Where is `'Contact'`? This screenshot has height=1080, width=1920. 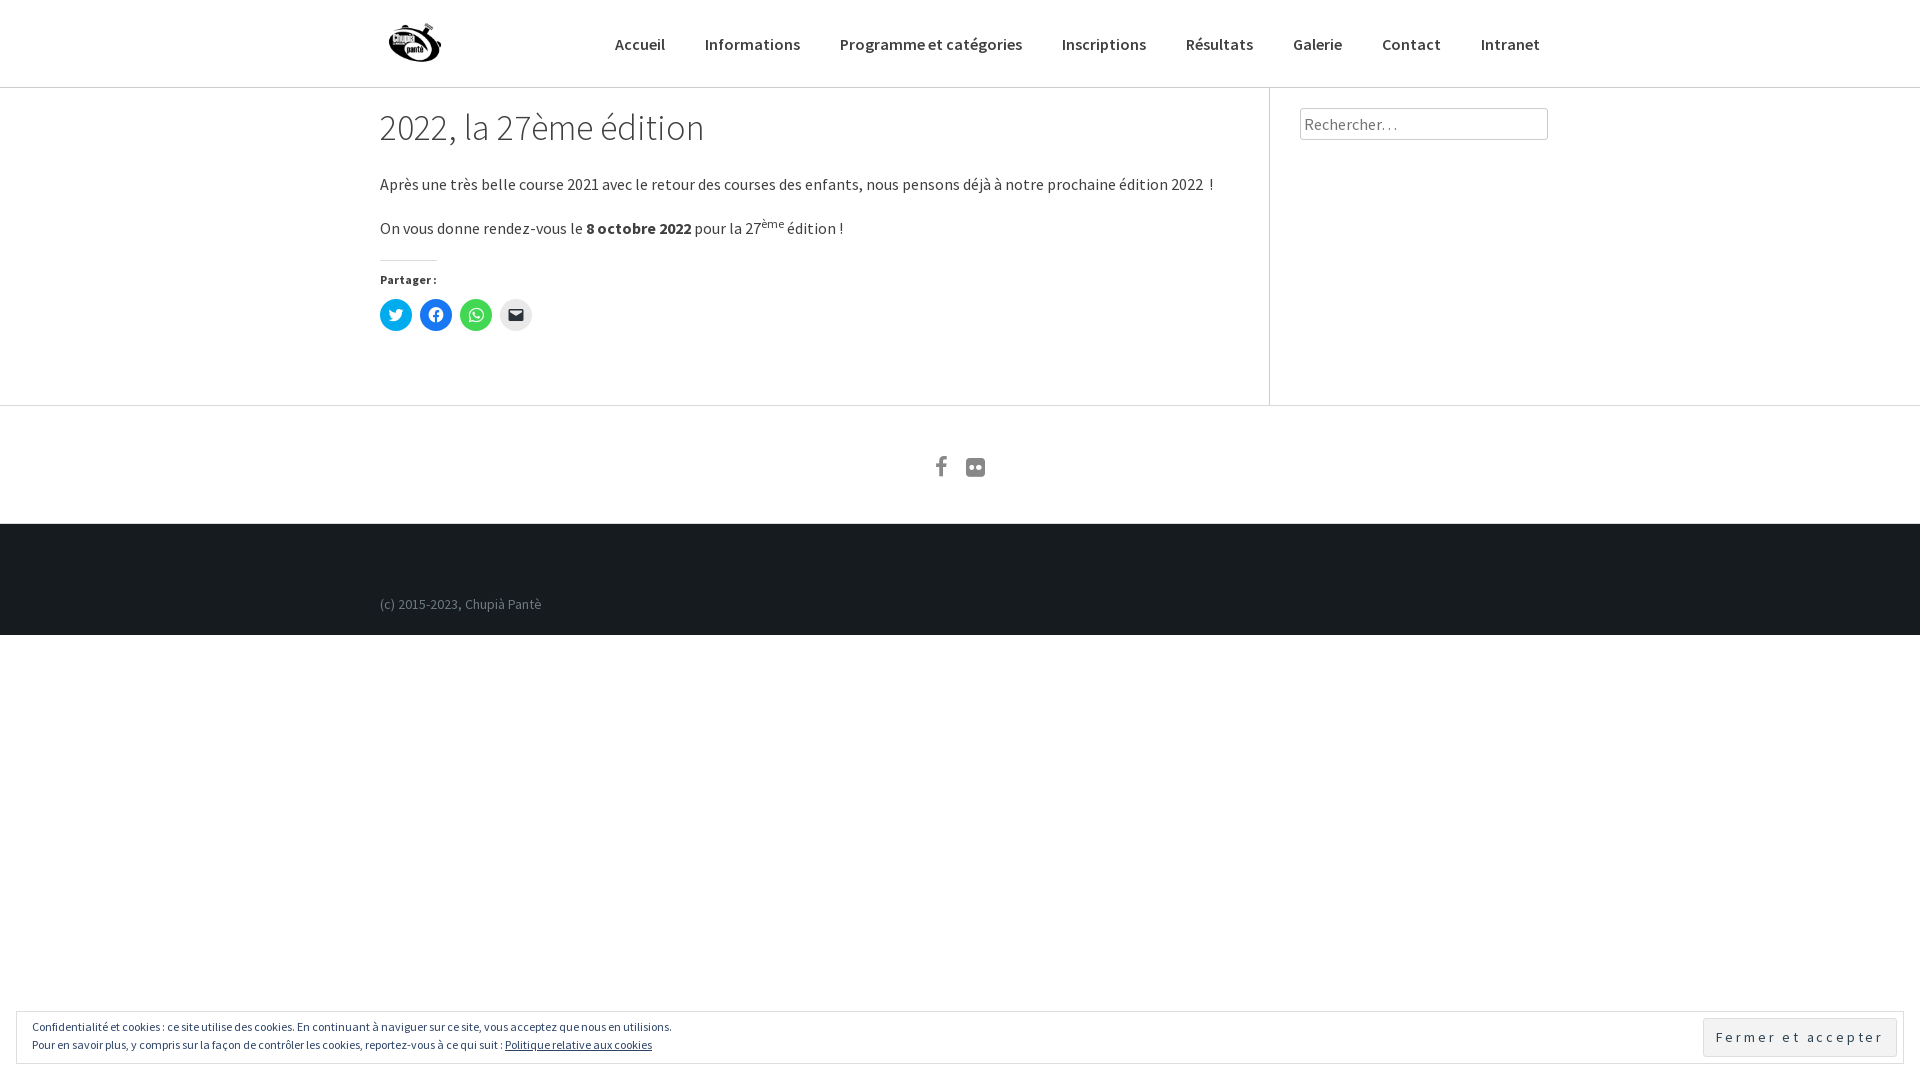 'Contact' is located at coordinates (1410, 43).